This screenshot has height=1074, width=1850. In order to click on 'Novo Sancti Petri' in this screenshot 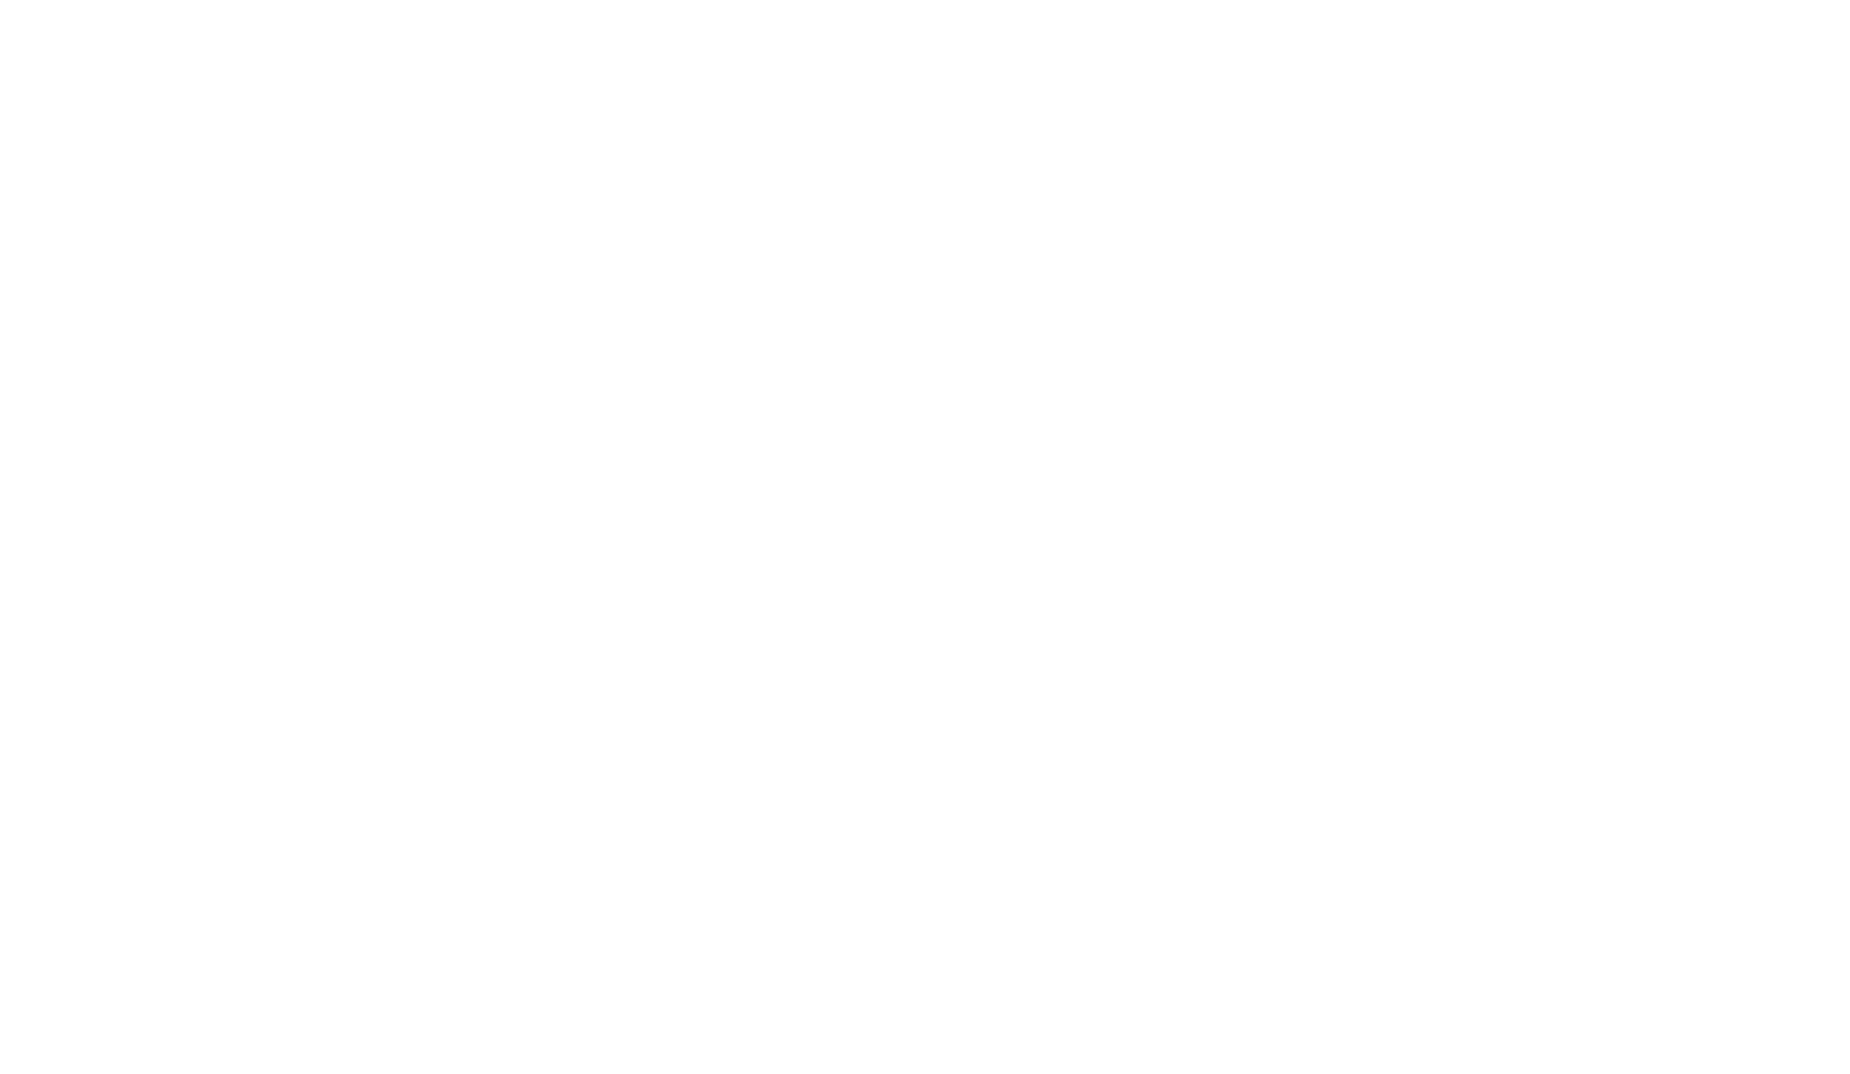, I will do `click(1331, 739)`.